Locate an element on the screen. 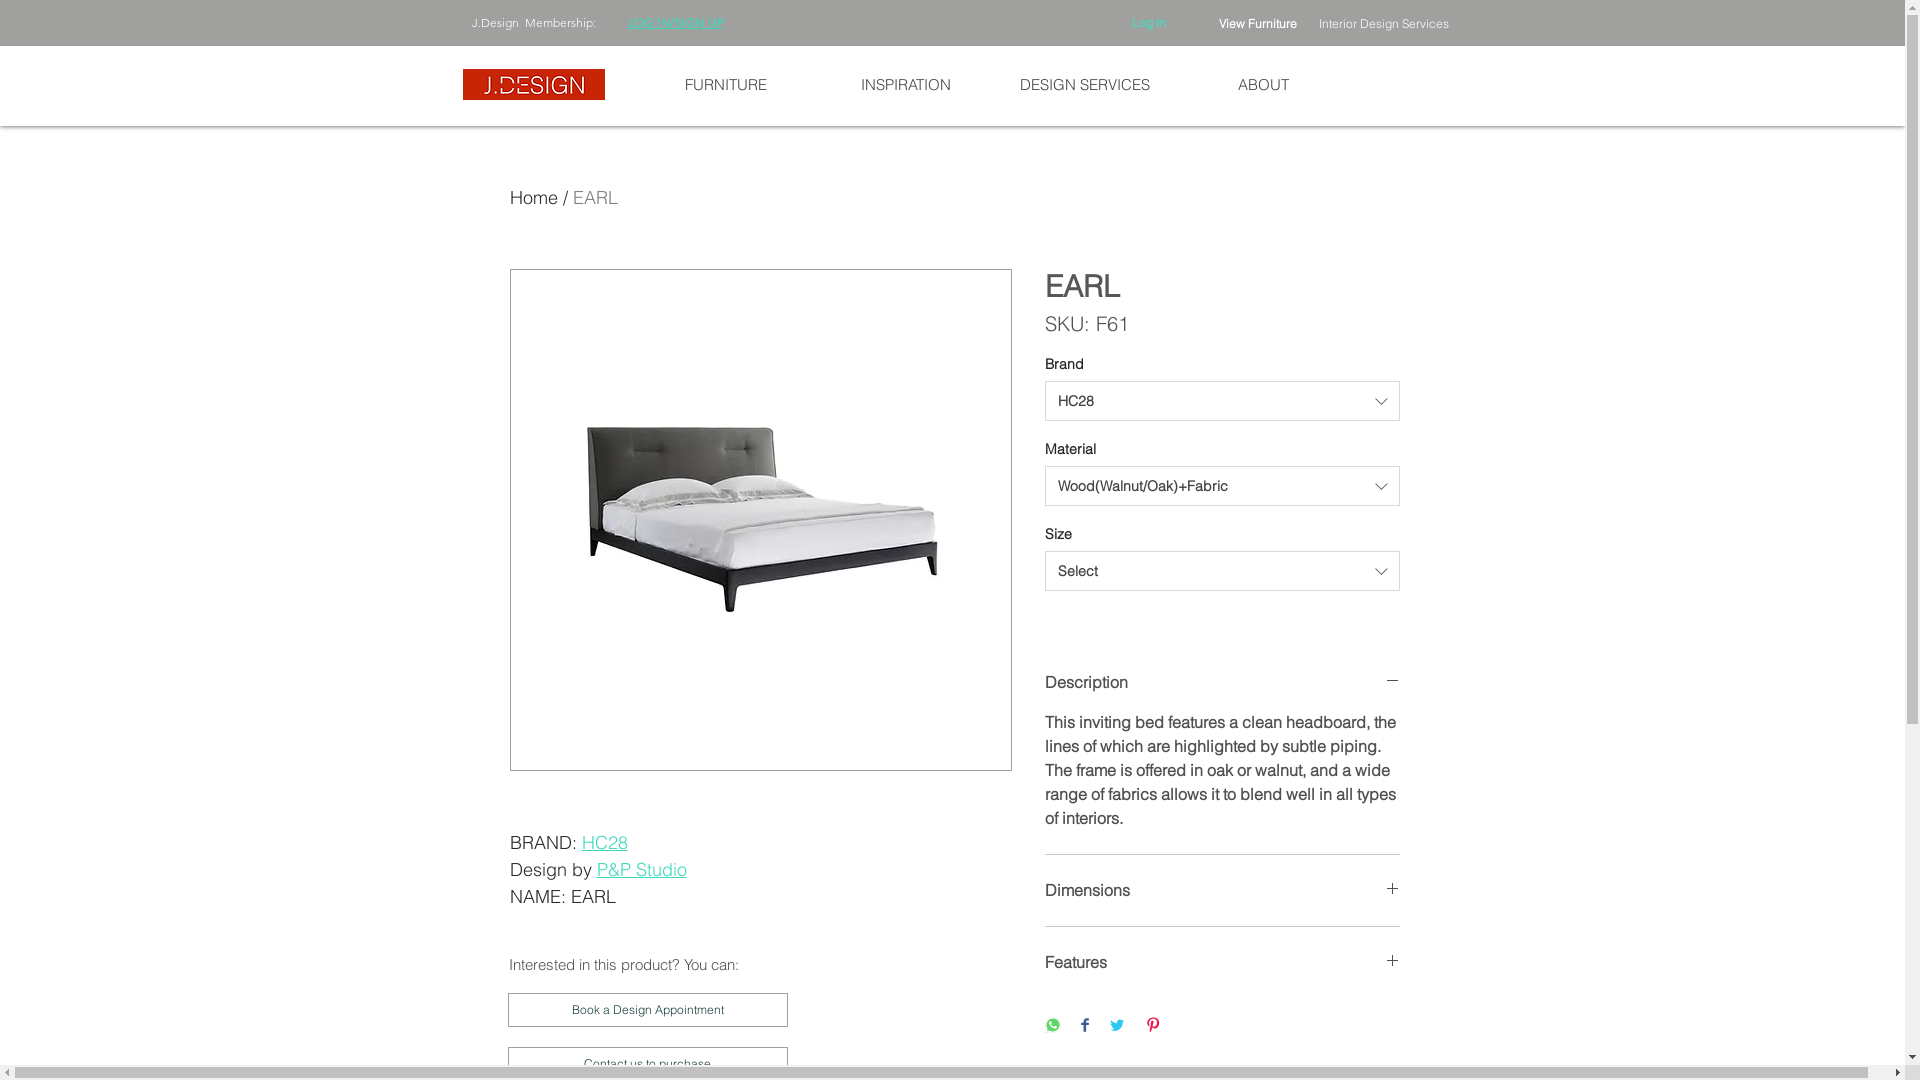 This screenshot has height=1080, width=1920. 'EARL' is located at coordinates (570, 197).